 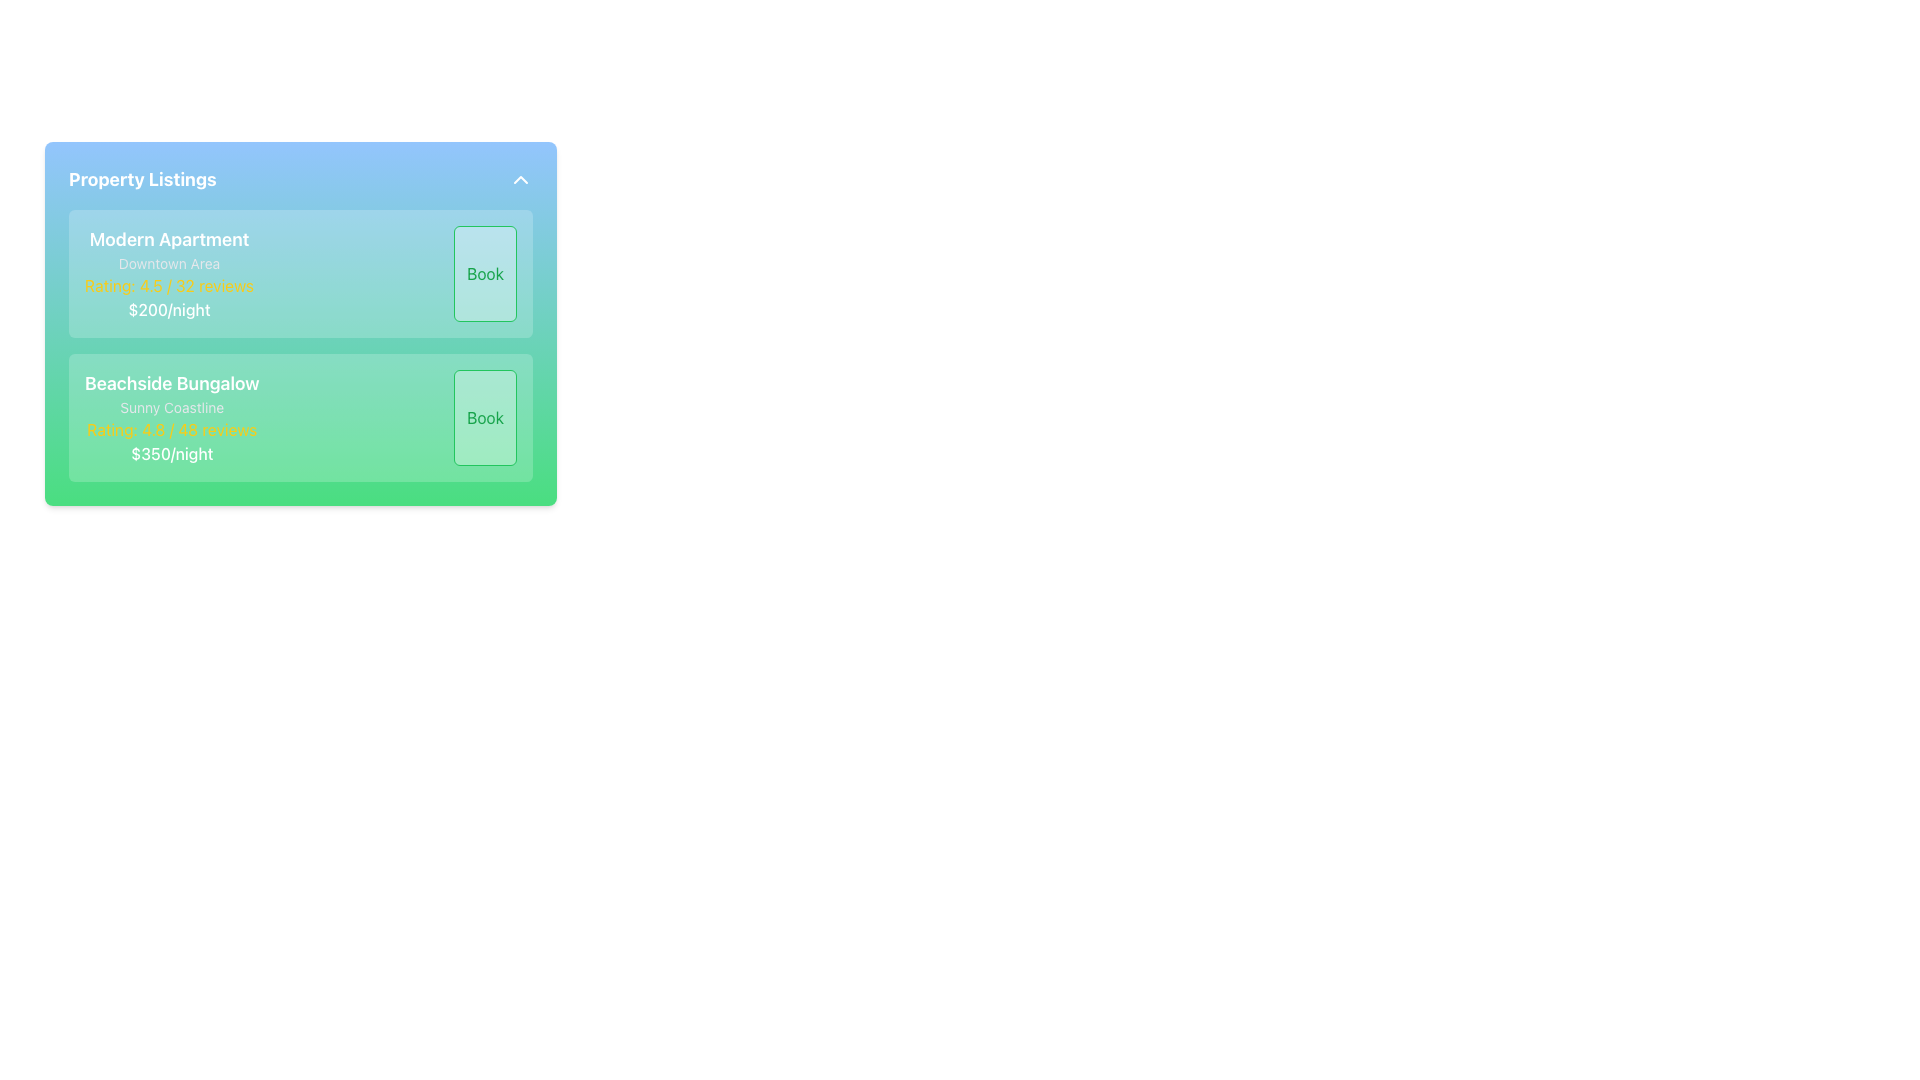 I want to click on details of the Text block containing property listing information, which includes the title 'Modern Apartment', location 'Downtown Area', a rating of 4.5, and a cost of $200 per night, so click(x=169, y=273).